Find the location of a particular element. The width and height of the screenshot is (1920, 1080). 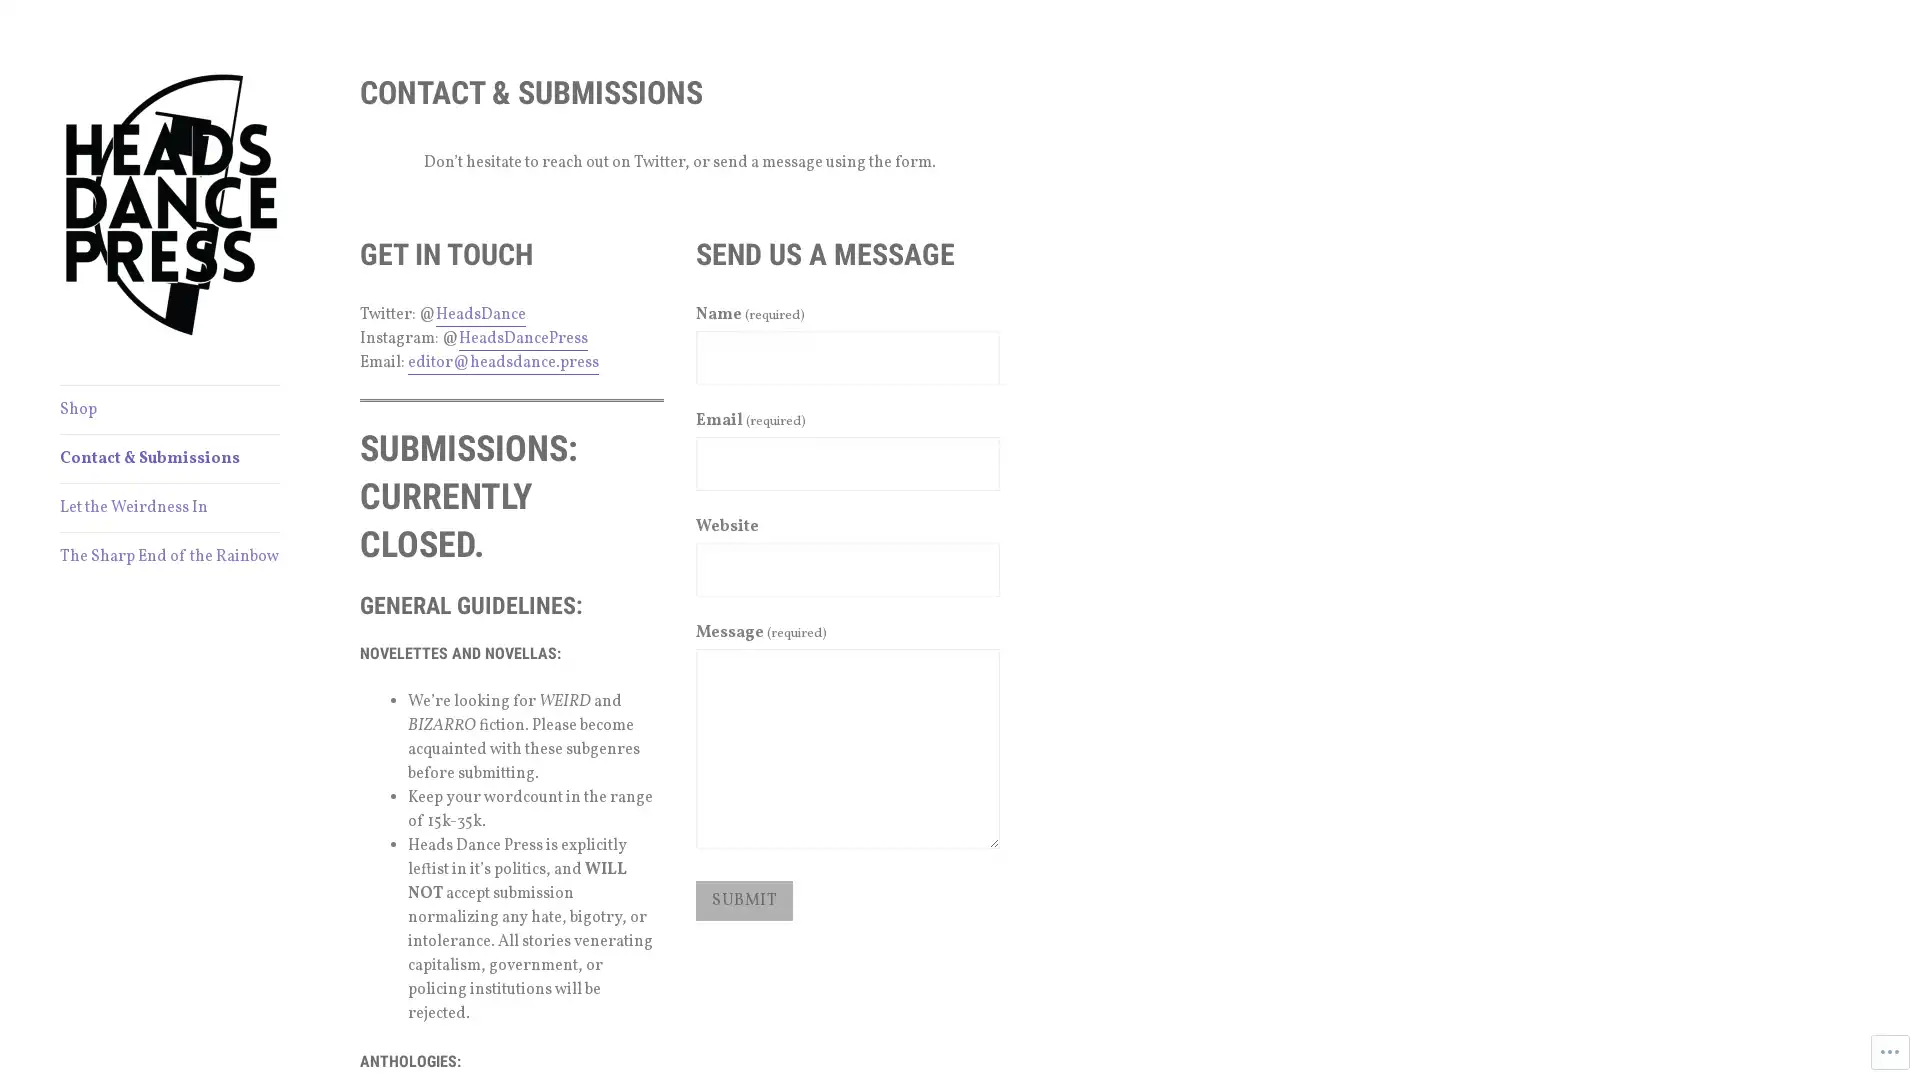

SUBMIT is located at coordinates (743, 898).